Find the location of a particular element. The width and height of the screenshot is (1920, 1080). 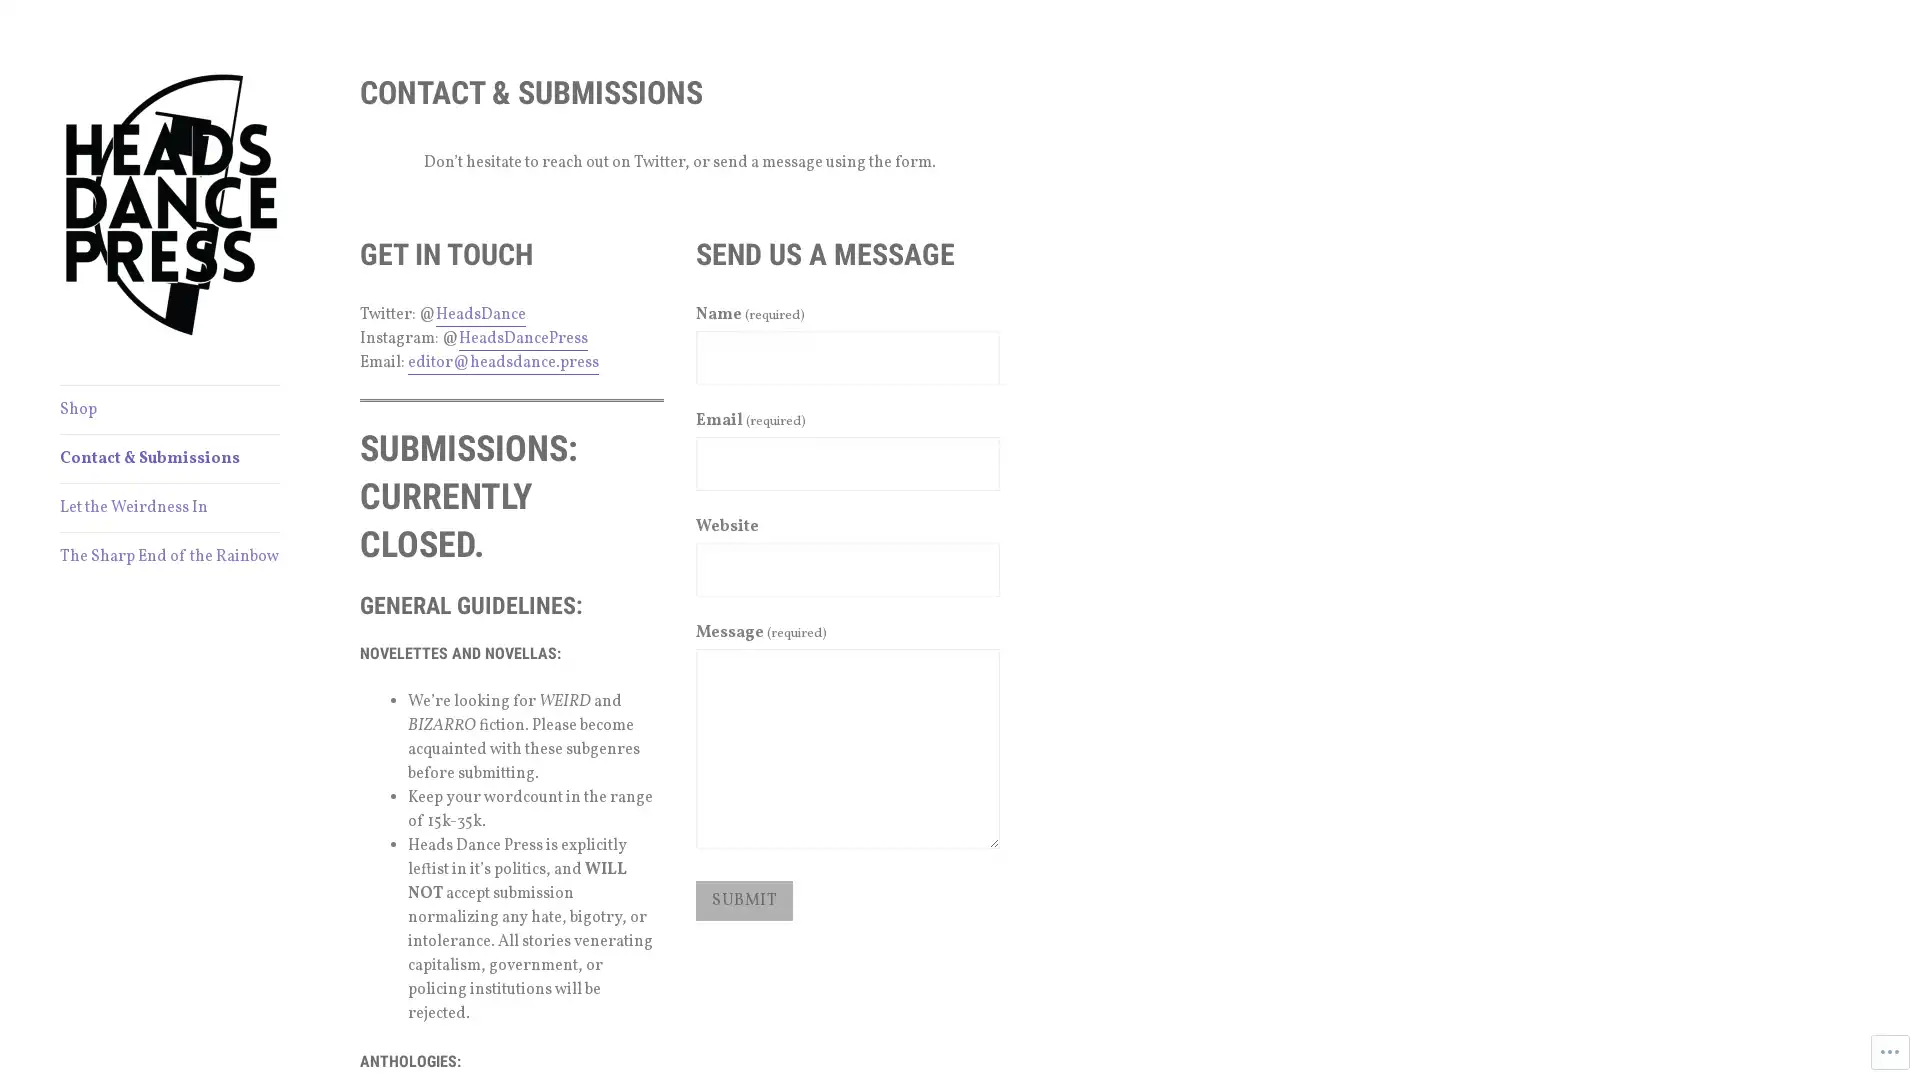

SUBMIT is located at coordinates (743, 898).